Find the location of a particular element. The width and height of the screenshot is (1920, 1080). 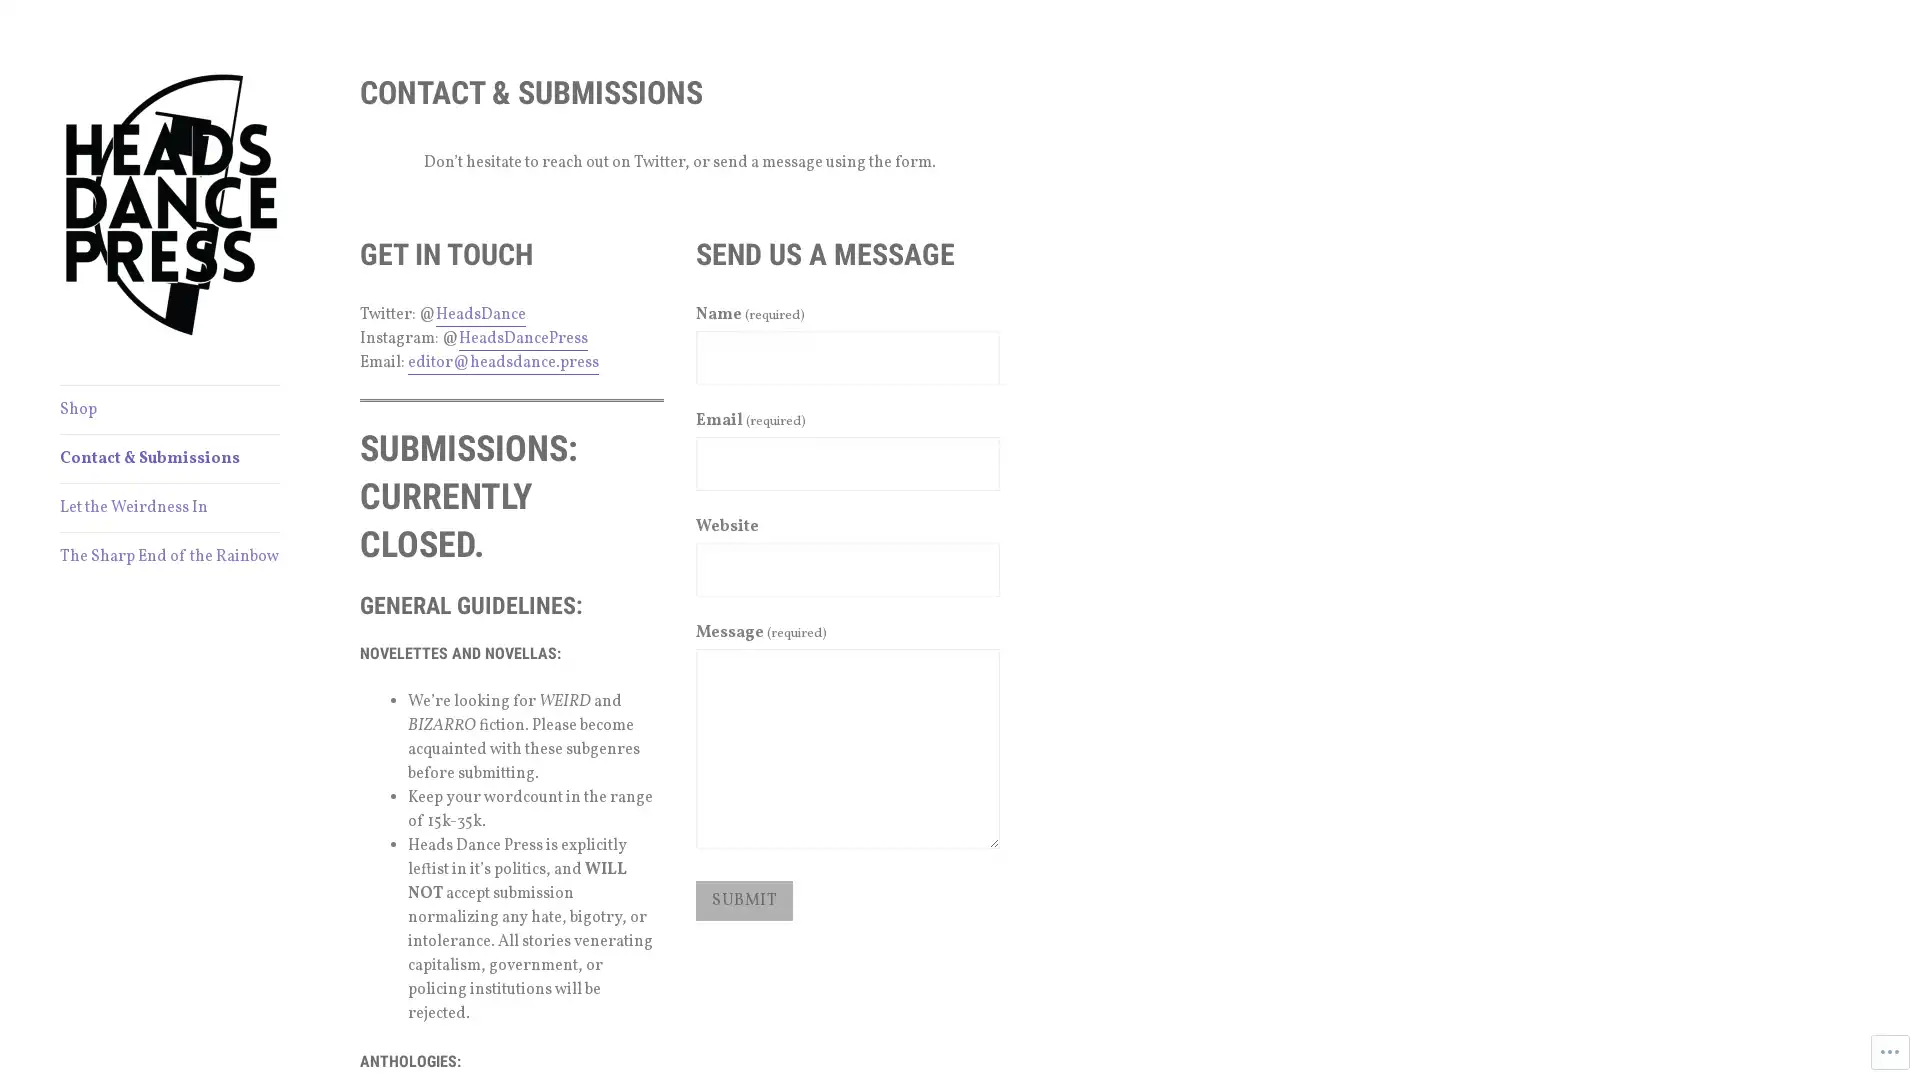

SUBMIT is located at coordinates (743, 898).